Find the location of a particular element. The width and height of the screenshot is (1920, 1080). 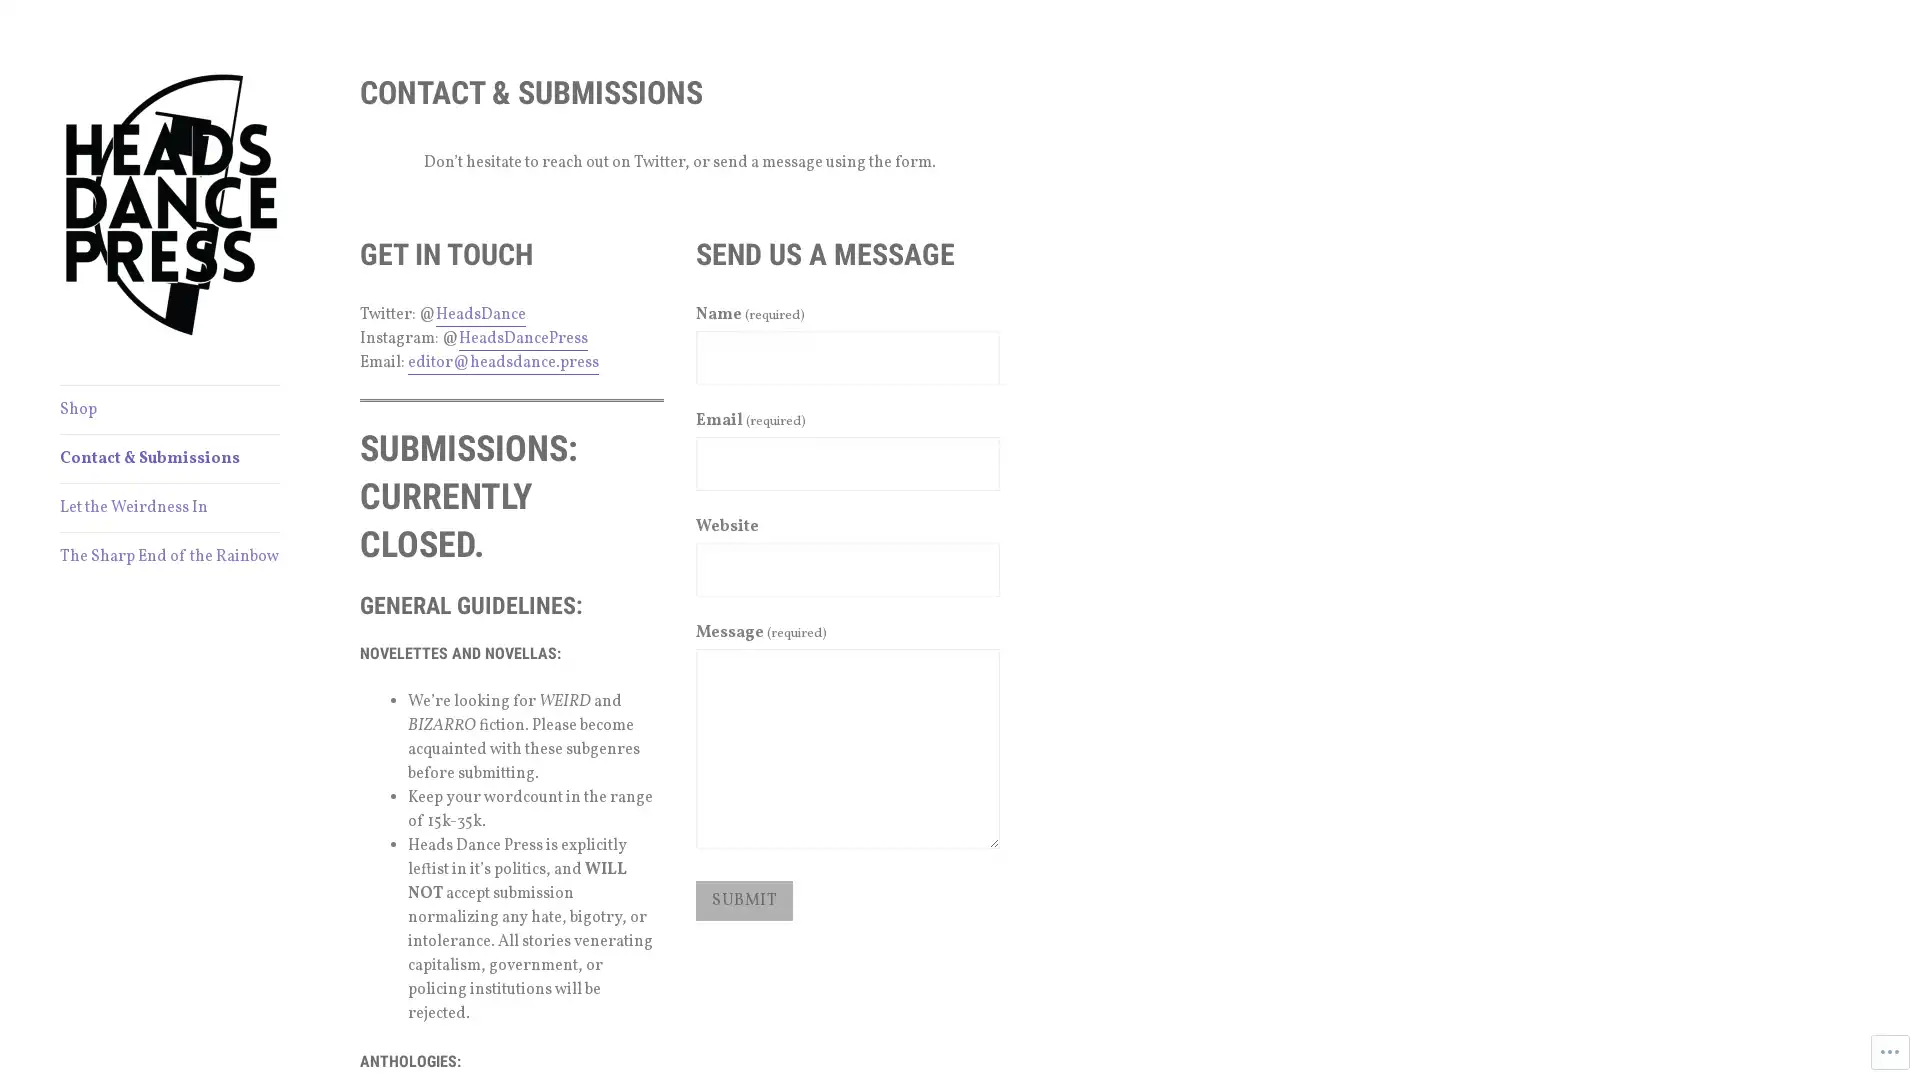

SUBMIT is located at coordinates (743, 898).